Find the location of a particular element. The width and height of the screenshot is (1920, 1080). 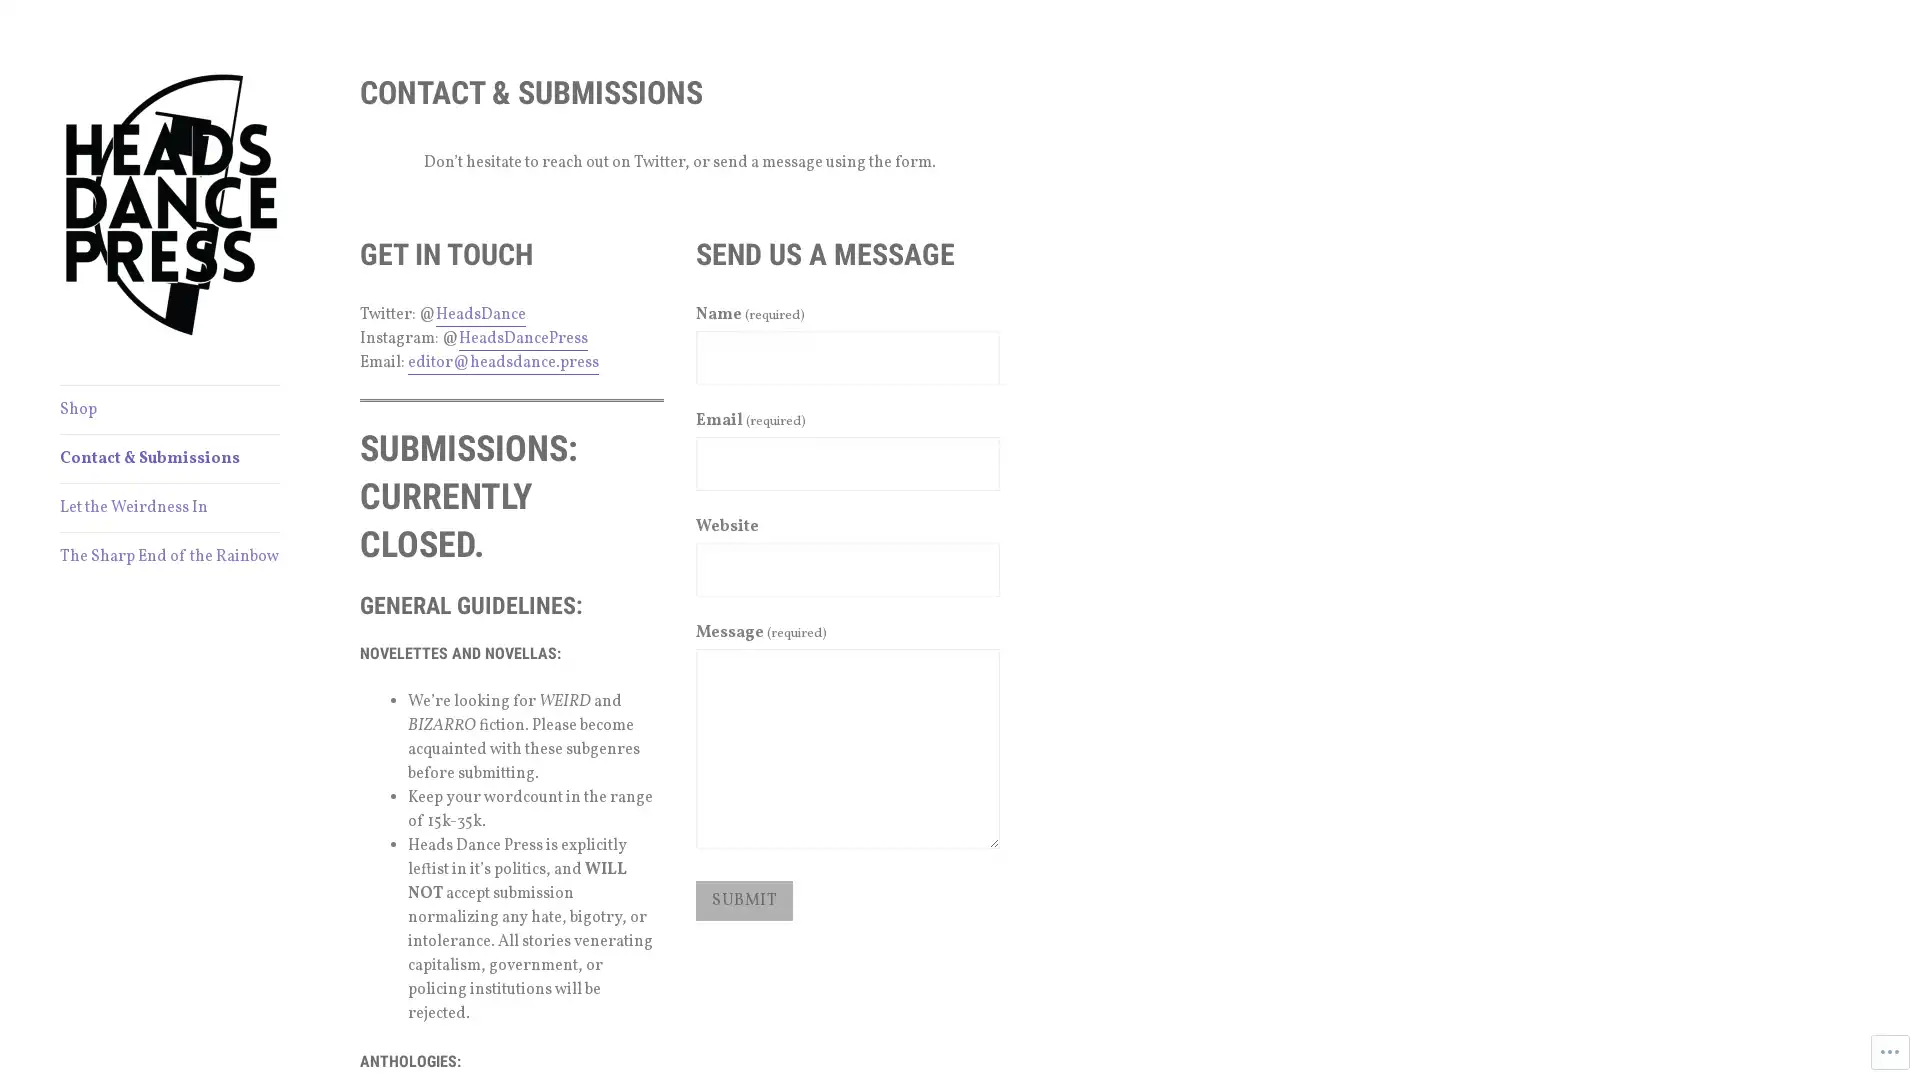

SUBMIT is located at coordinates (743, 898).